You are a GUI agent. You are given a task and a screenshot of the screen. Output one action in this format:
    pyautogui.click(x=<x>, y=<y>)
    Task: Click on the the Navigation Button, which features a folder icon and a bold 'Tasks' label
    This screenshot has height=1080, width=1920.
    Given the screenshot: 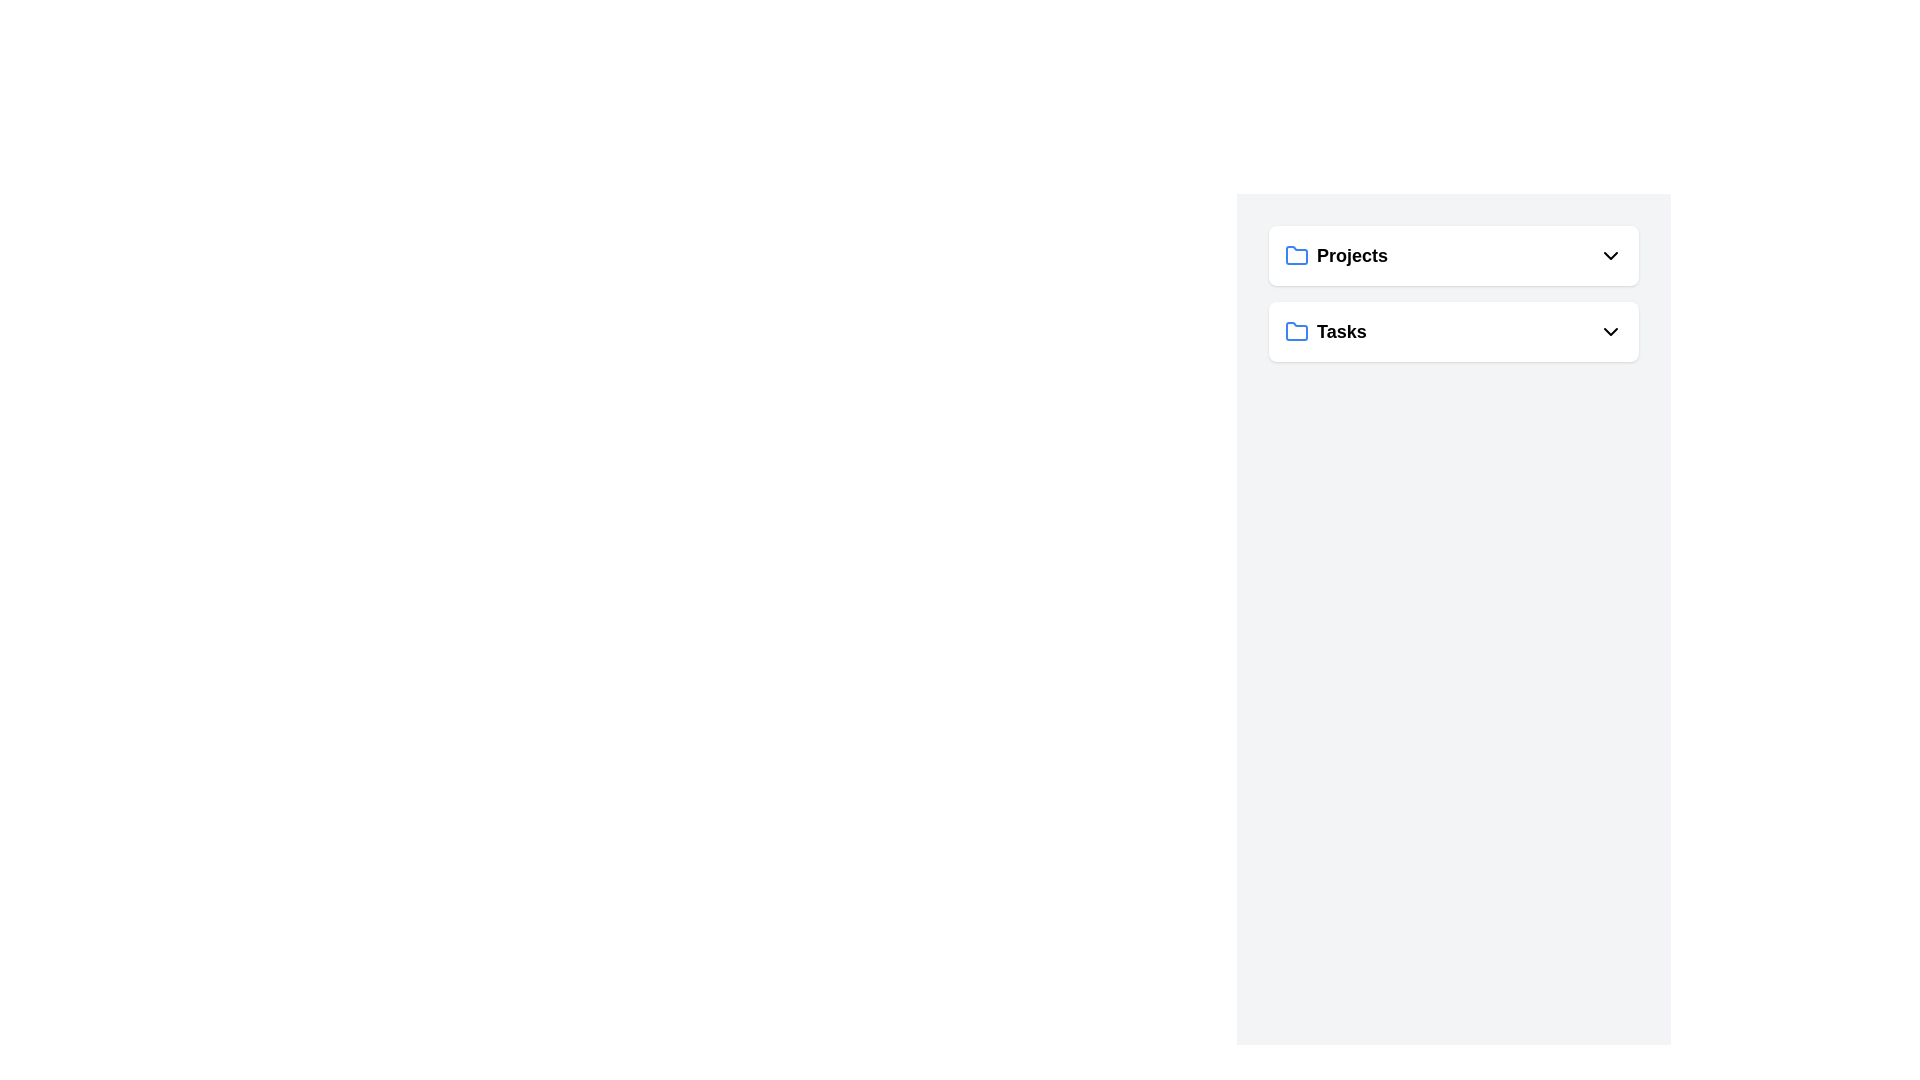 What is the action you would take?
    pyautogui.click(x=1325, y=330)
    